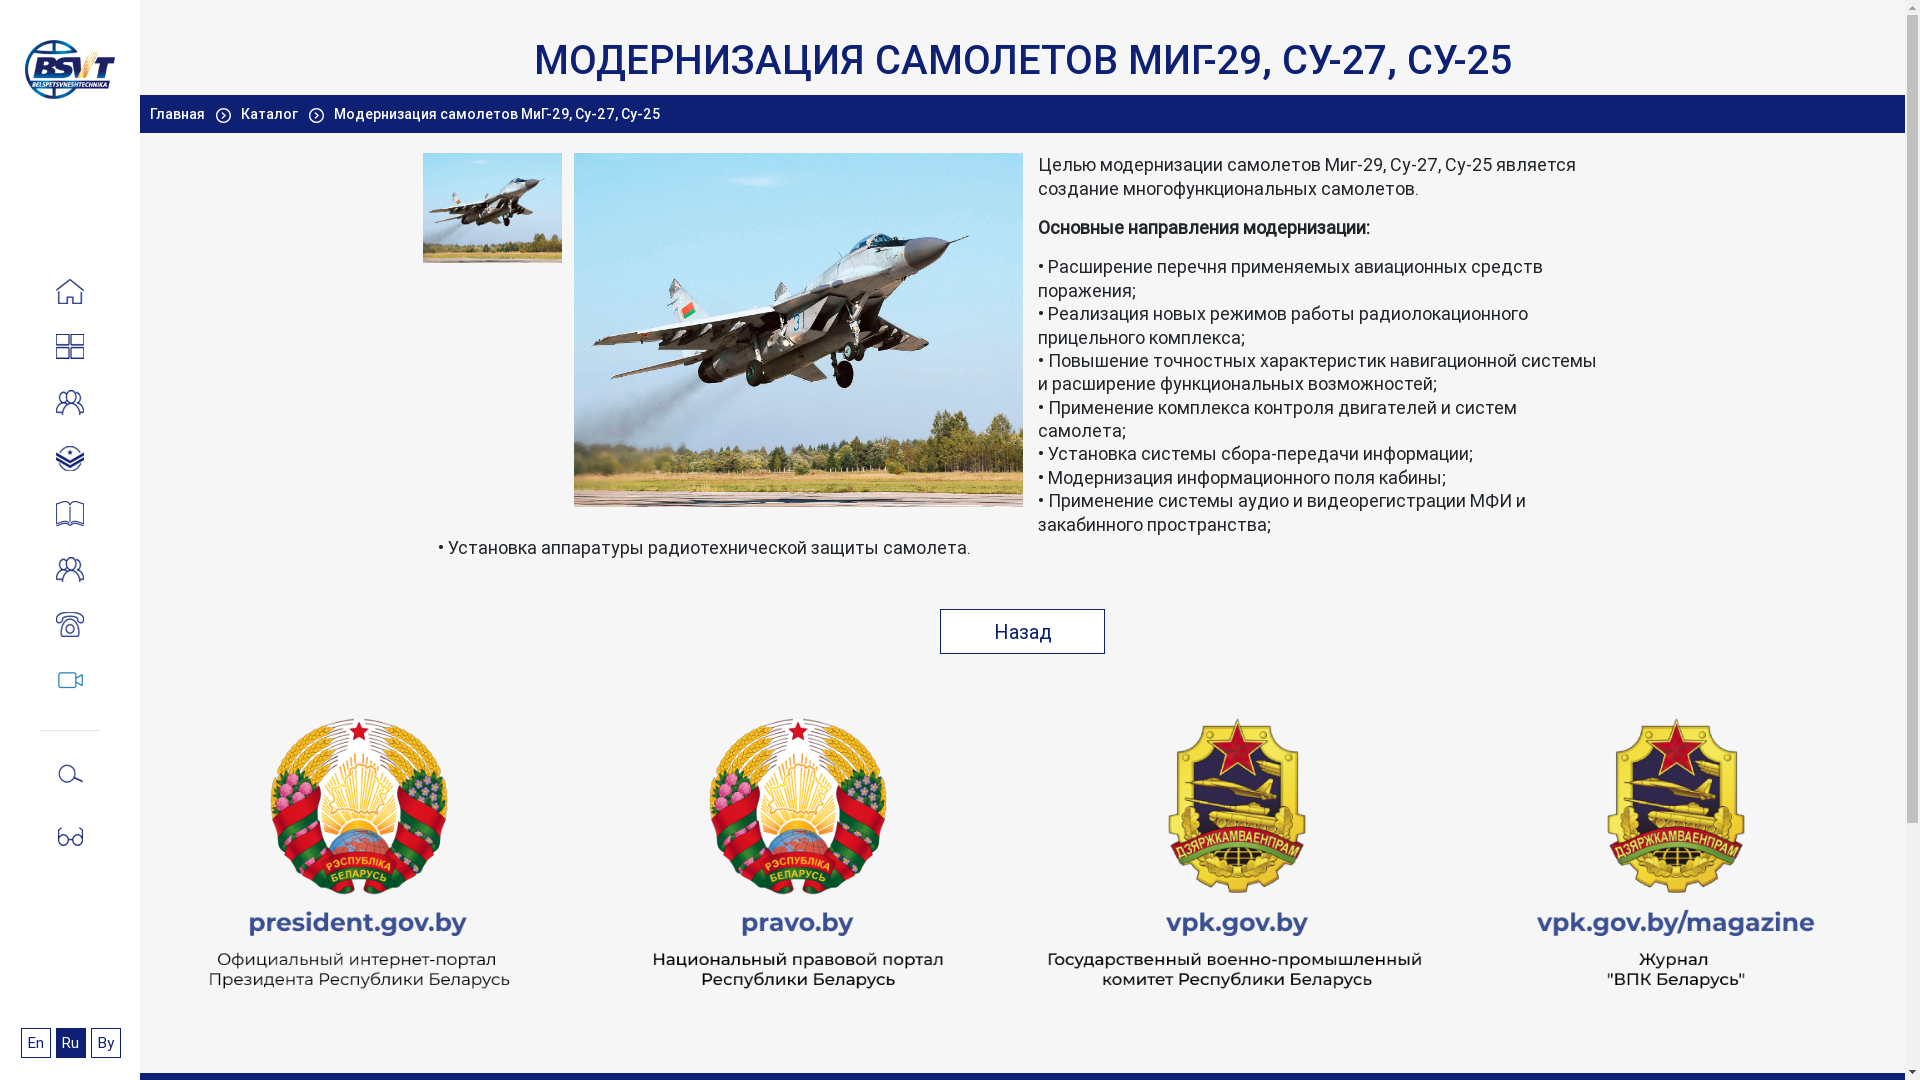 The width and height of the screenshot is (1920, 1080). Describe the element at coordinates (34, 1041) in the screenshot. I see `'En'` at that location.